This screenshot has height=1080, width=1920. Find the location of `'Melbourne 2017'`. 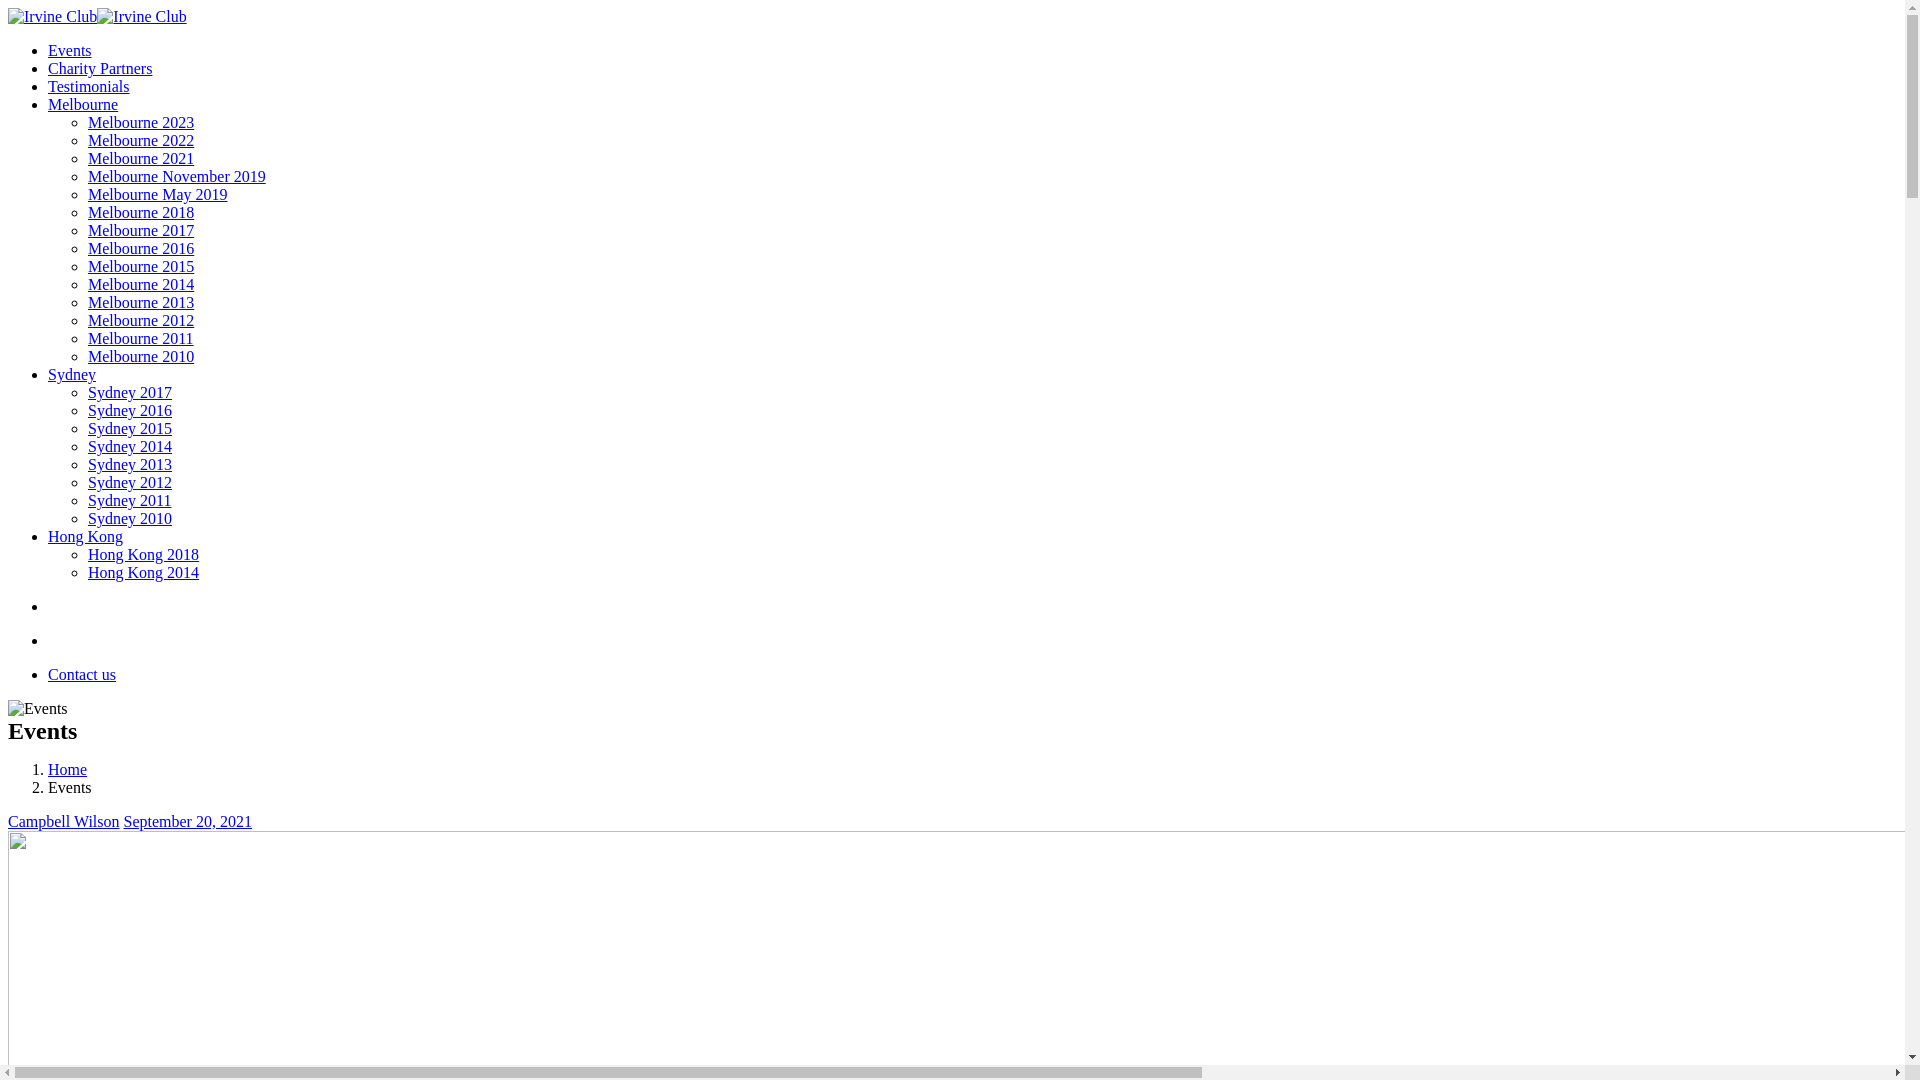

'Melbourne 2017' is located at coordinates (139, 229).